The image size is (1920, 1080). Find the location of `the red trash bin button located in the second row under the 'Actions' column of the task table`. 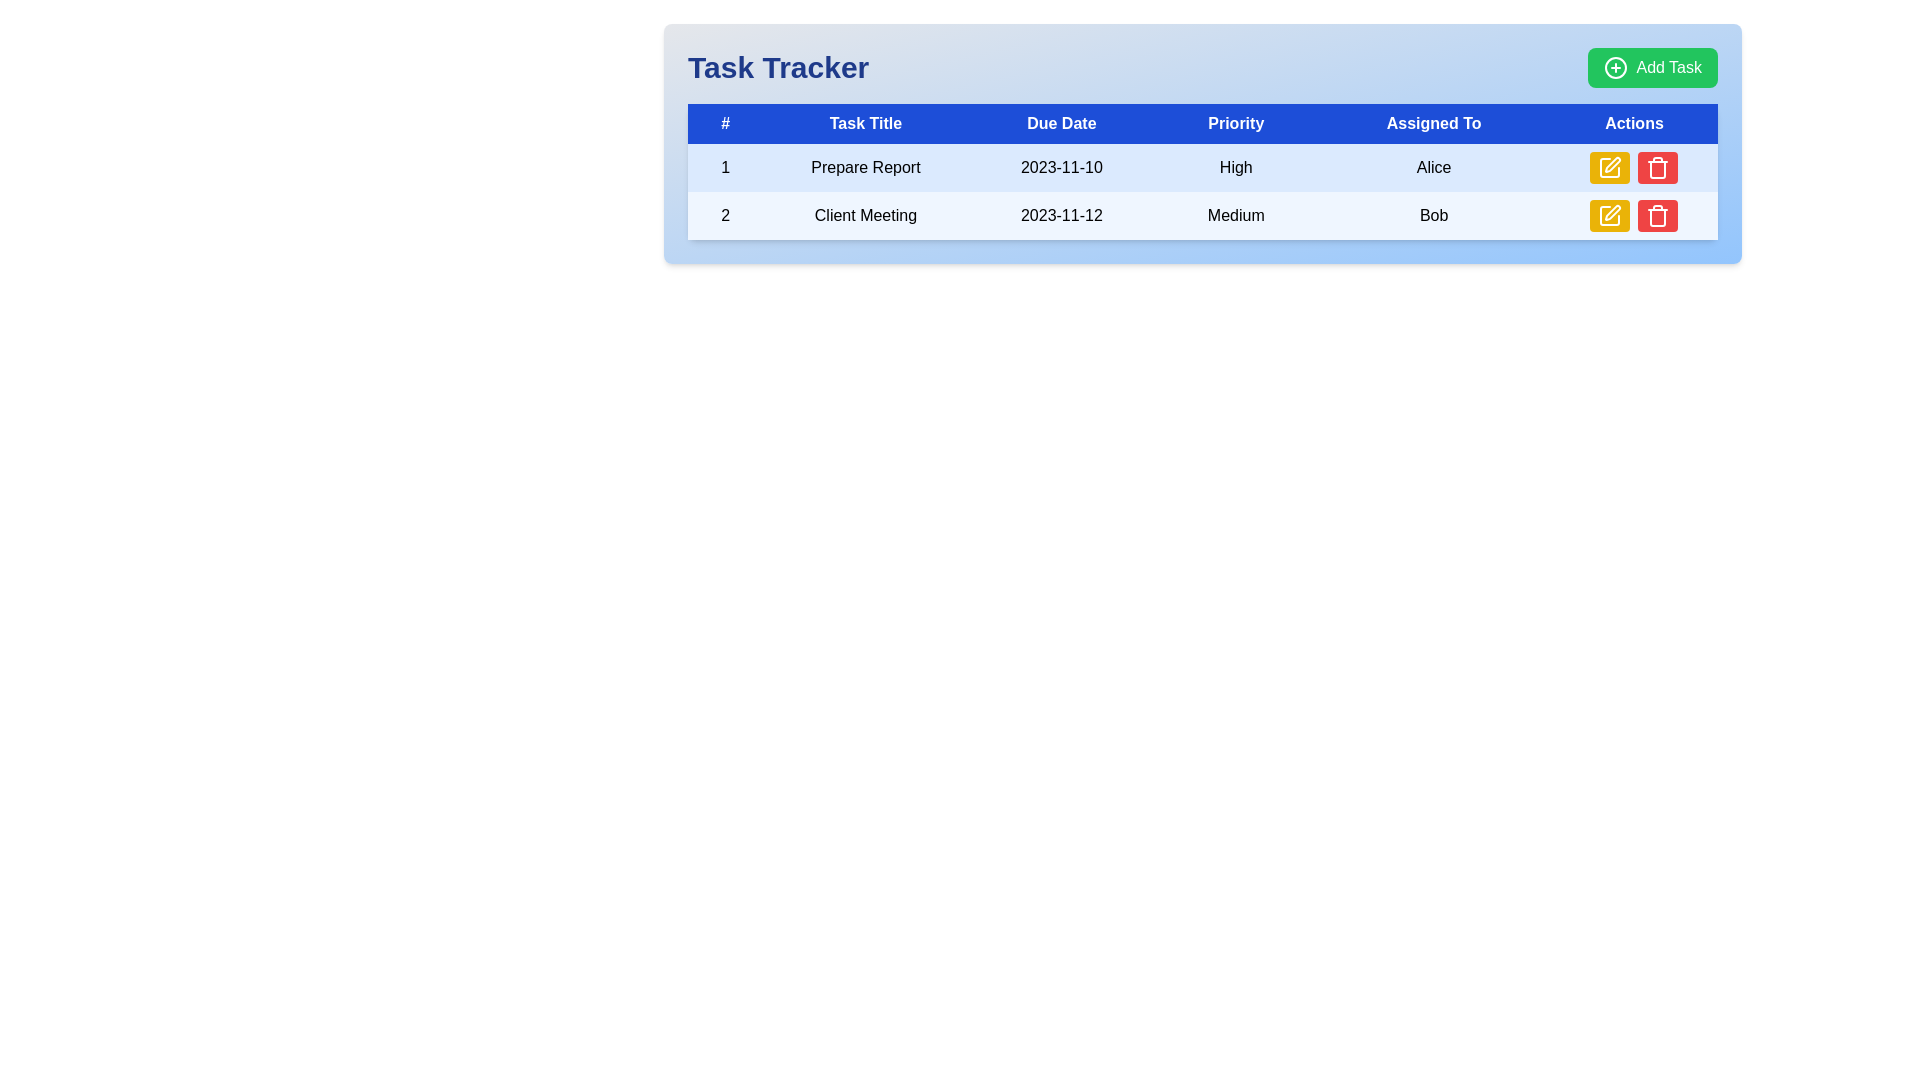

the red trash bin button located in the second row under the 'Actions' column of the task table is located at coordinates (1658, 168).